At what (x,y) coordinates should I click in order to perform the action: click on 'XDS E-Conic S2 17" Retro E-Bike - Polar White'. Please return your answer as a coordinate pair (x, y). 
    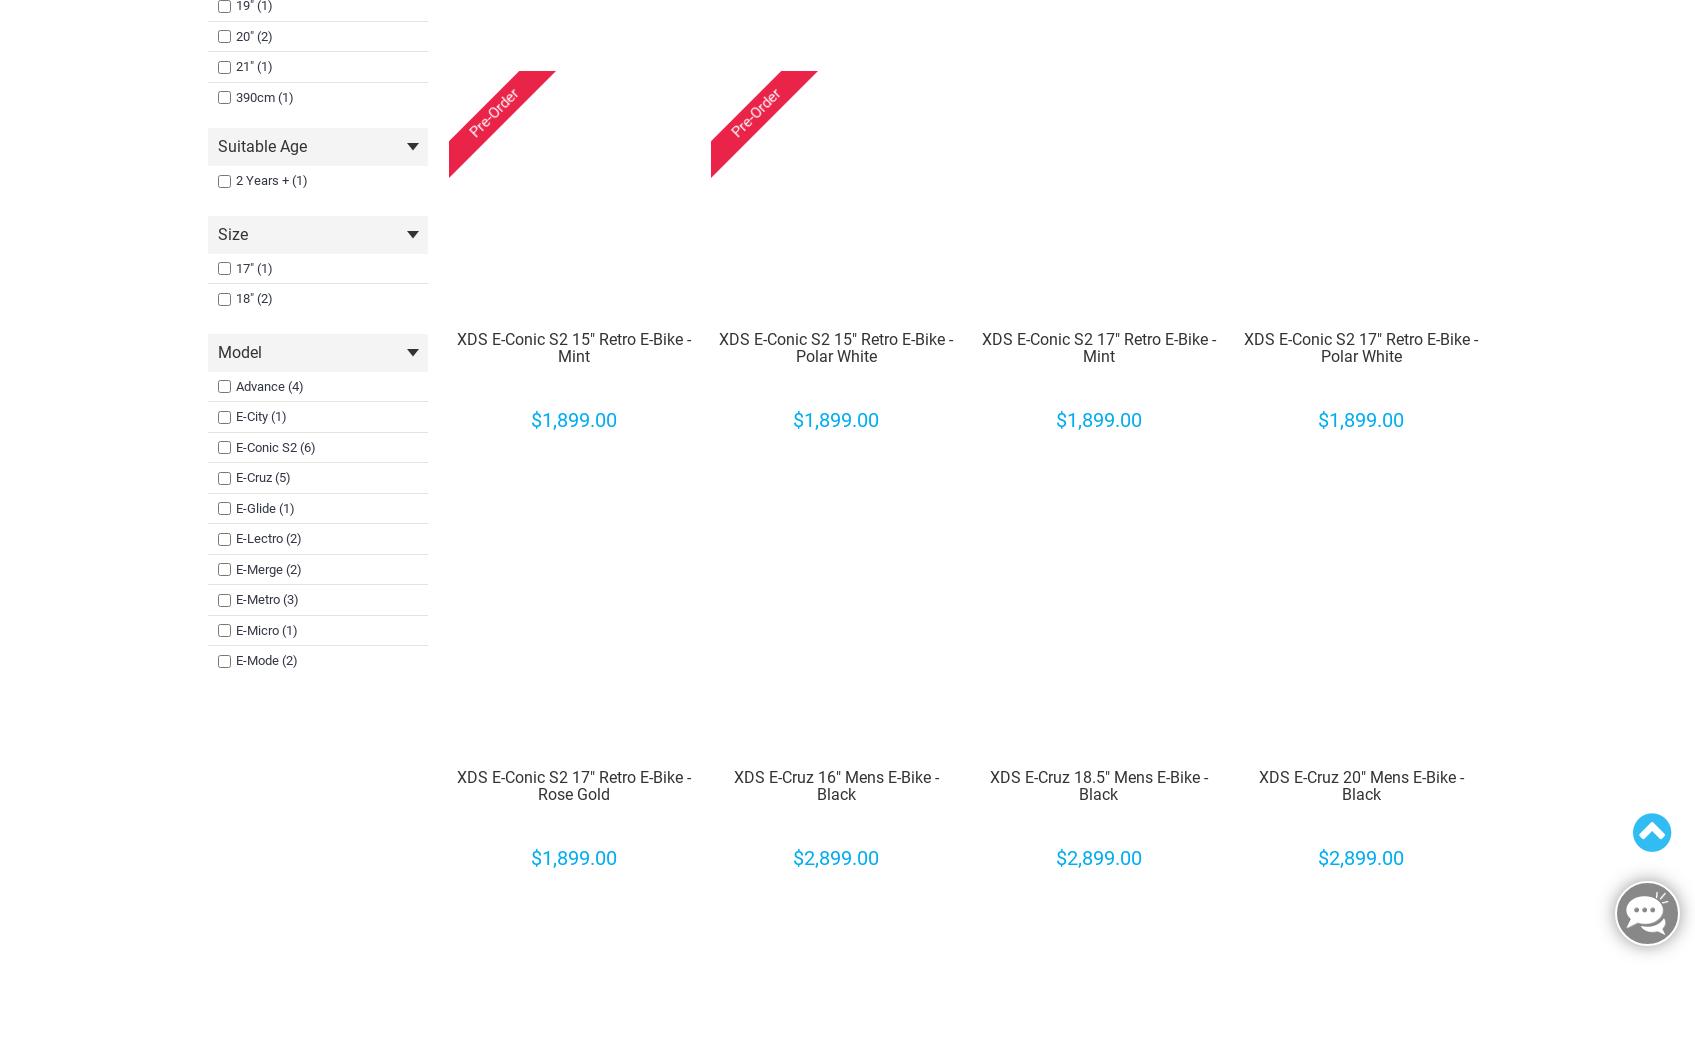
    Looking at the image, I should click on (1360, 346).